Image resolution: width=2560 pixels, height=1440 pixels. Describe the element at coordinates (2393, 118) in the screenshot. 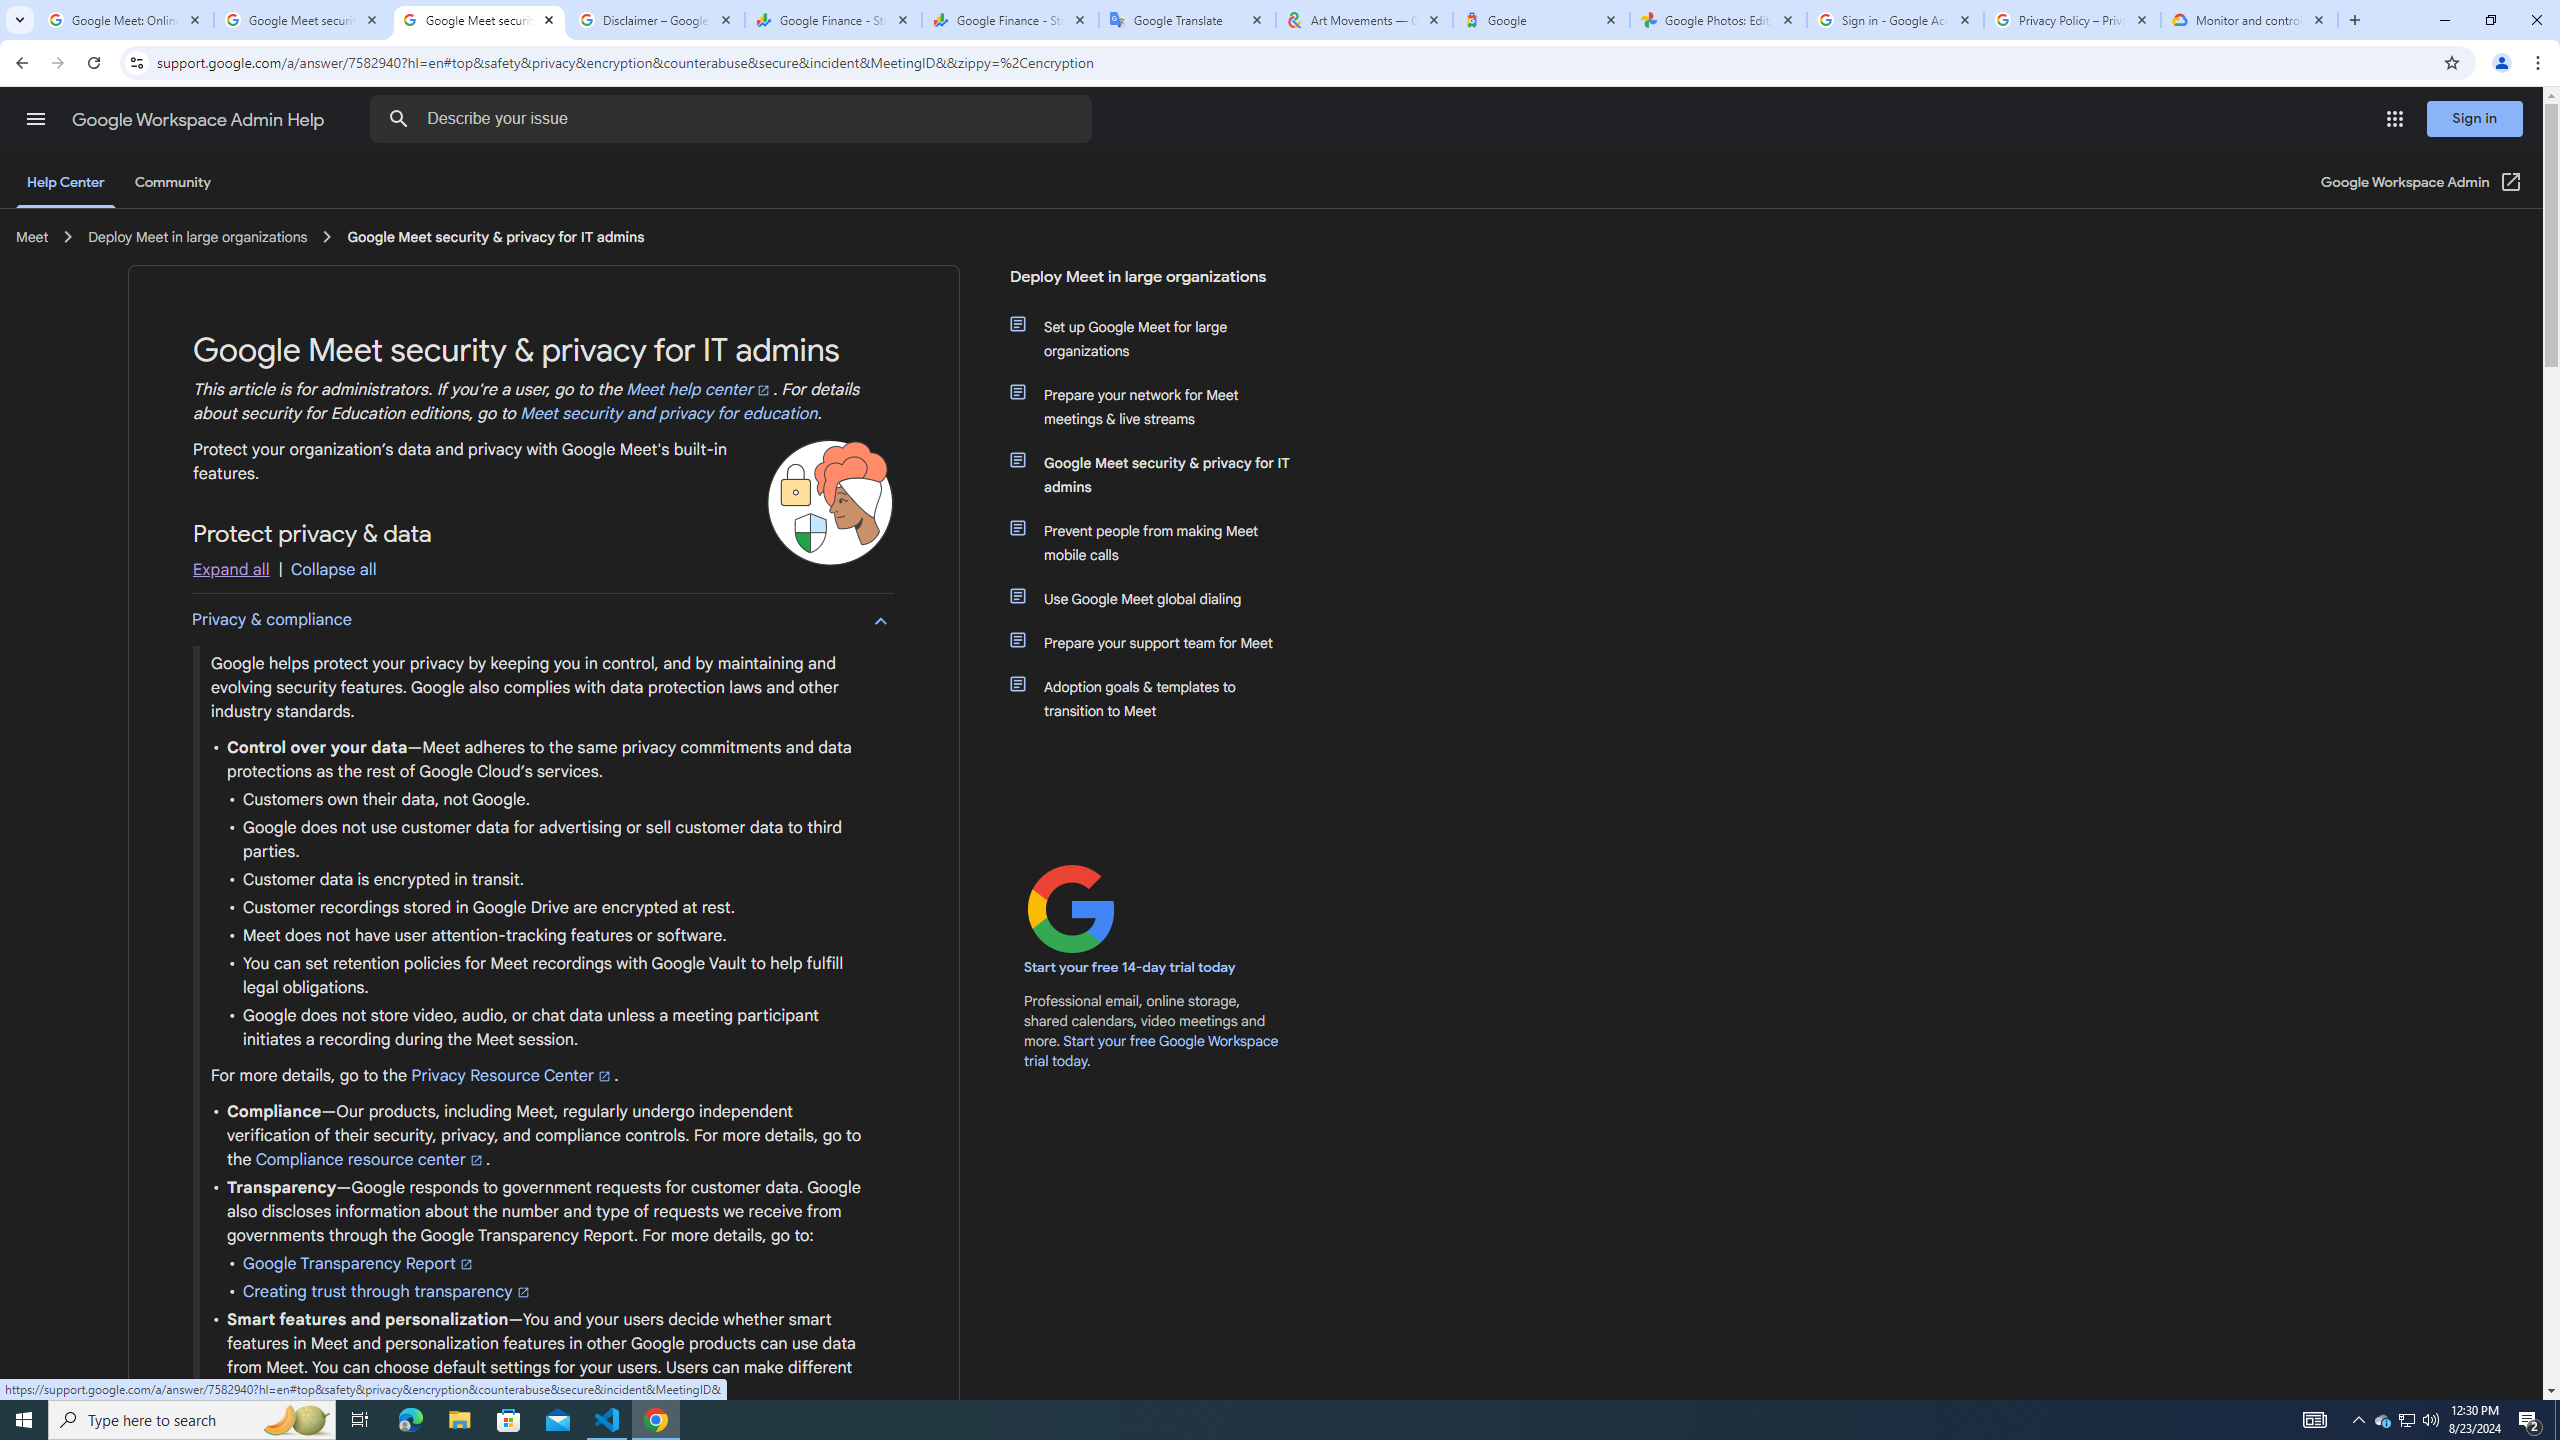

I see `'Google apps'` at that location.